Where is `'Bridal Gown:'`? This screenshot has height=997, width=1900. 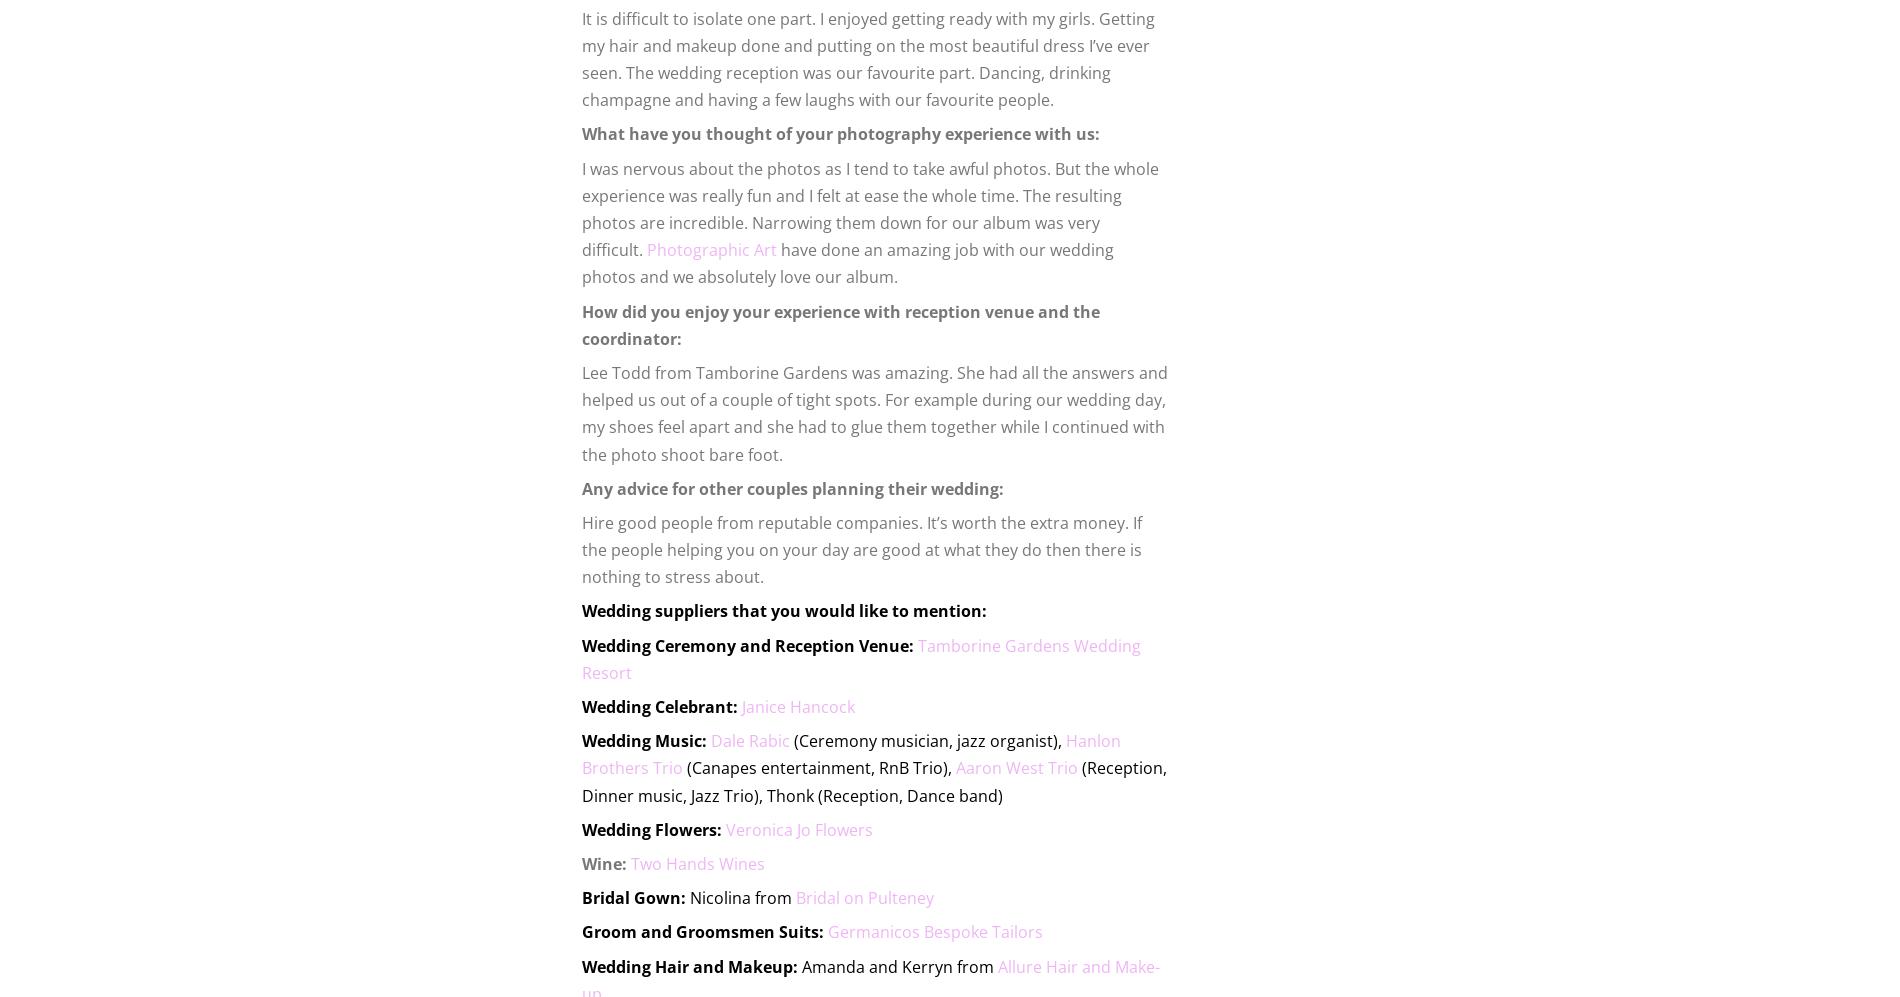
'Bridal Gown:' is located at coordinates (634, 896).